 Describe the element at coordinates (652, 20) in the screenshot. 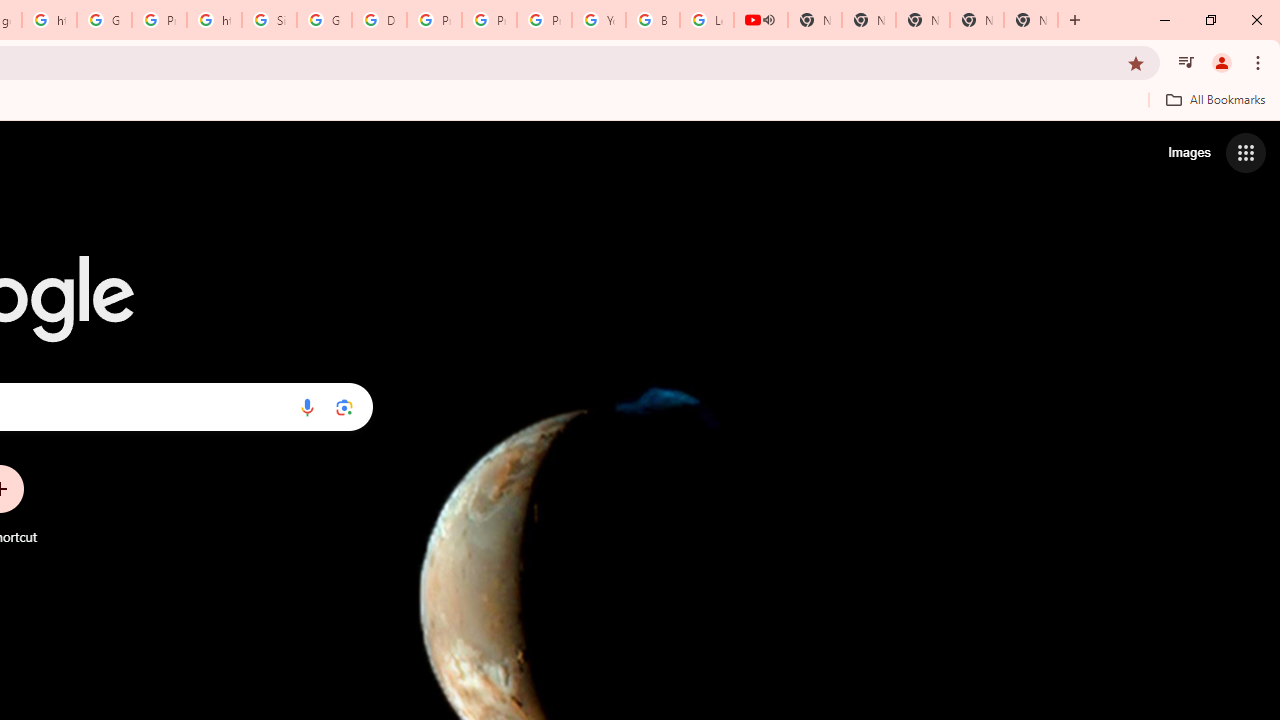

I see `'Browse Chrome as a guest - Computer - Google Chrome Help'` at that location.